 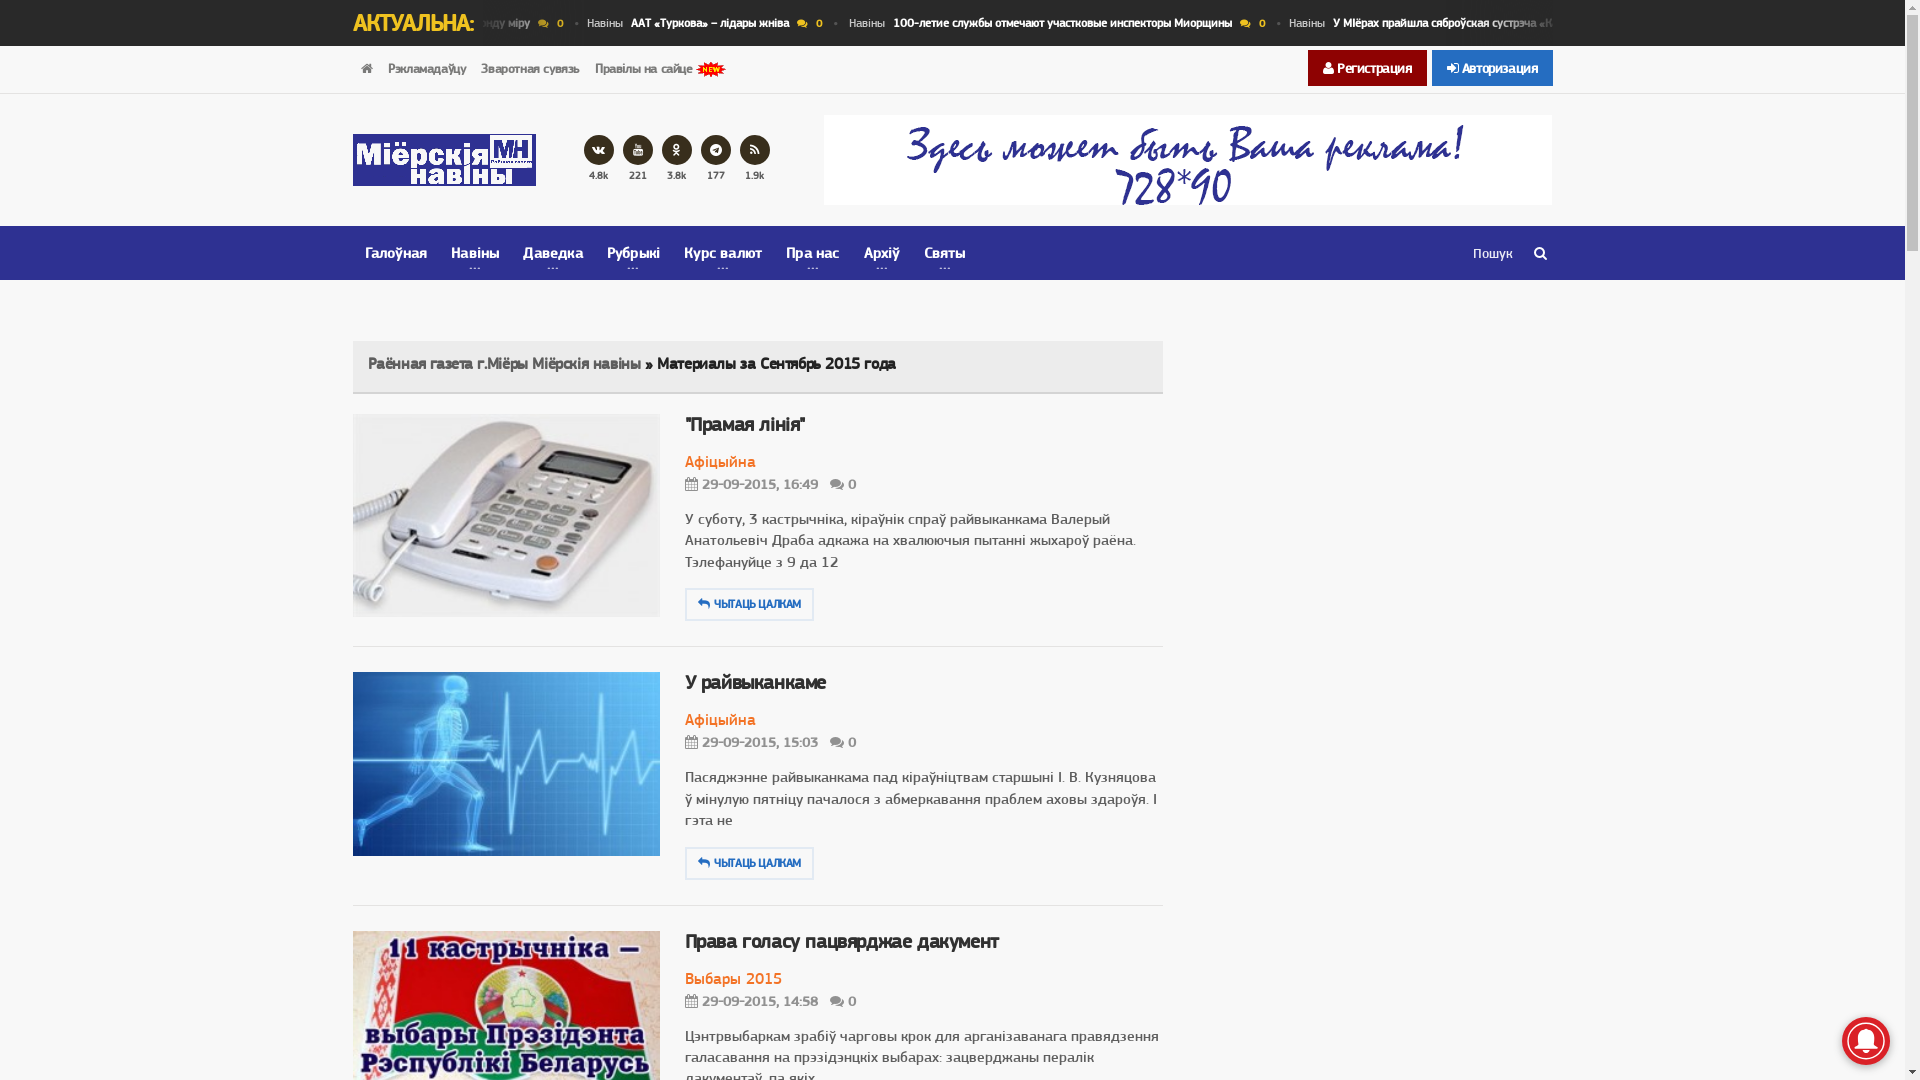 What do you see at coordinates (637, 157) in the screenshot?
I see `'221'` at bounding box center [637, 157].